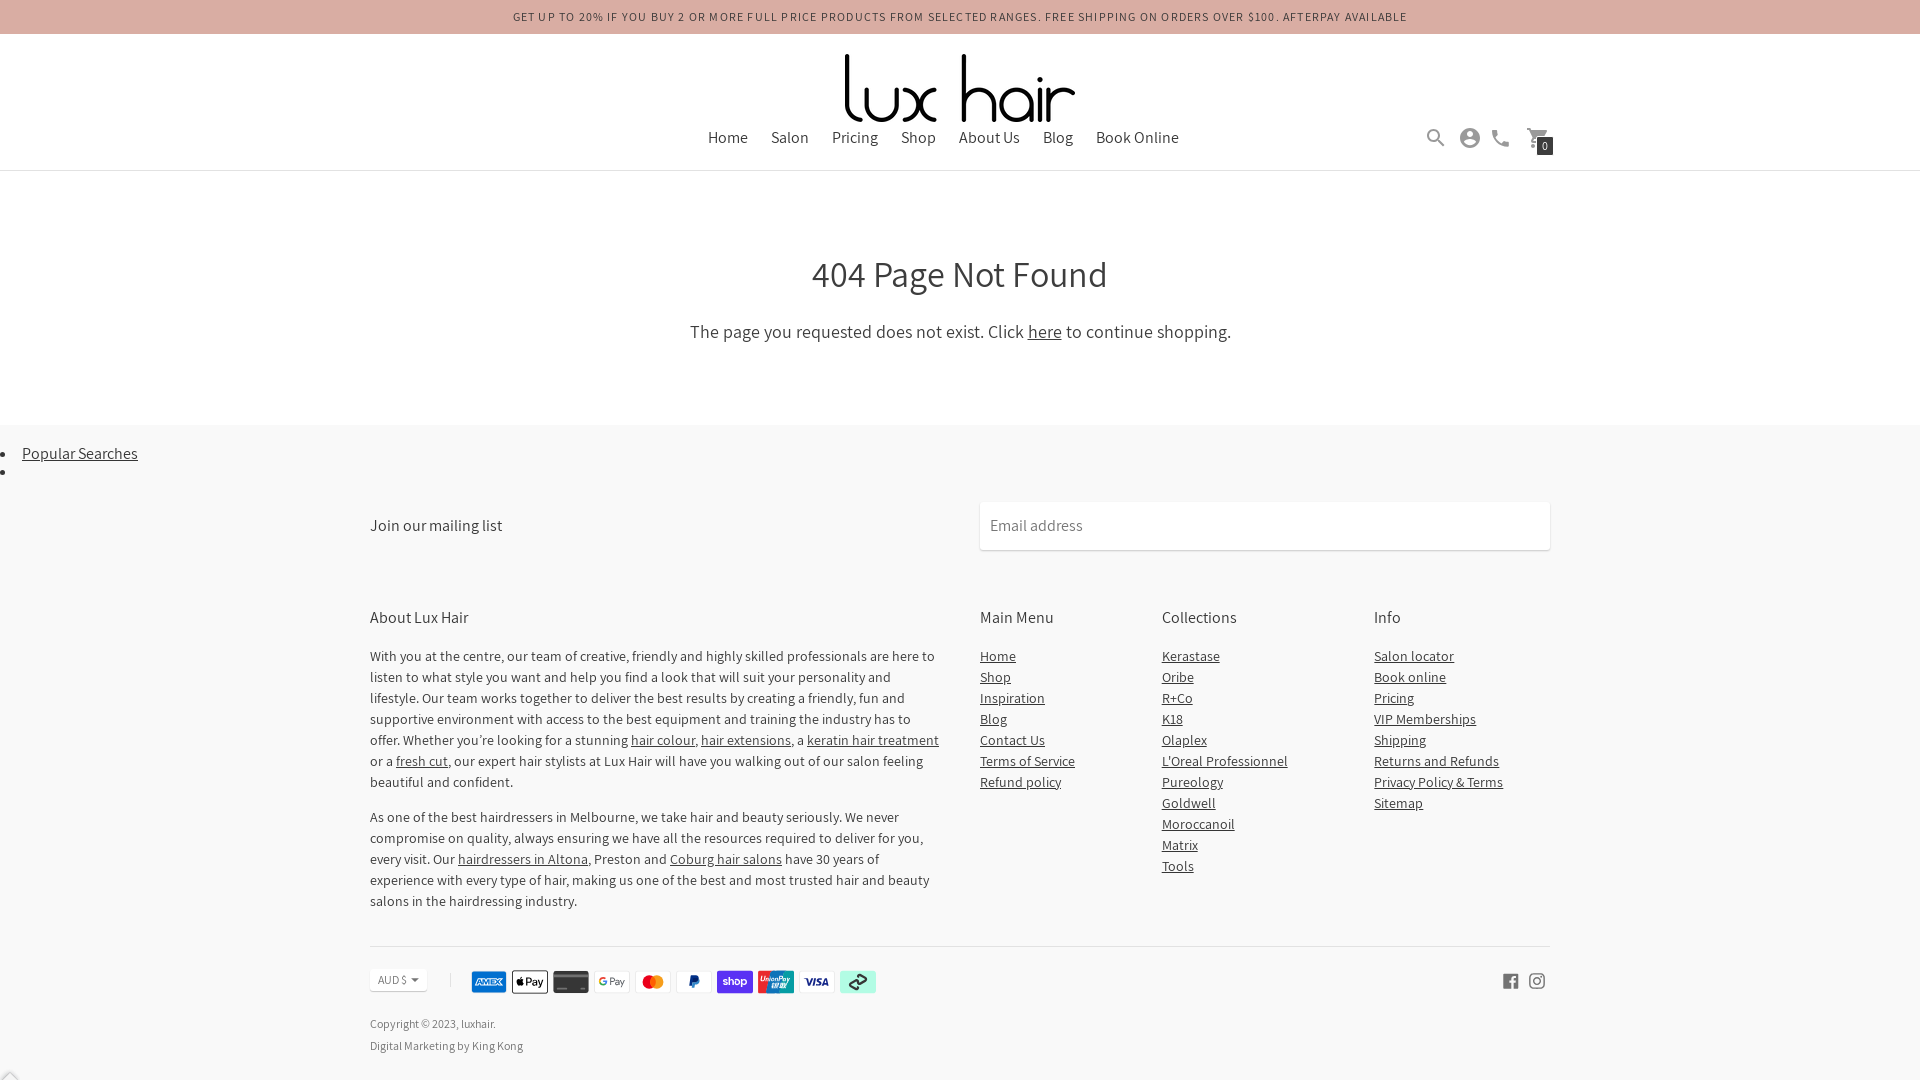 The image size is (1920, 1080). What do you see at coordinates (421, 760) in the screenshot?
I see `'fresh cut'` at bounding box center [421, 760].